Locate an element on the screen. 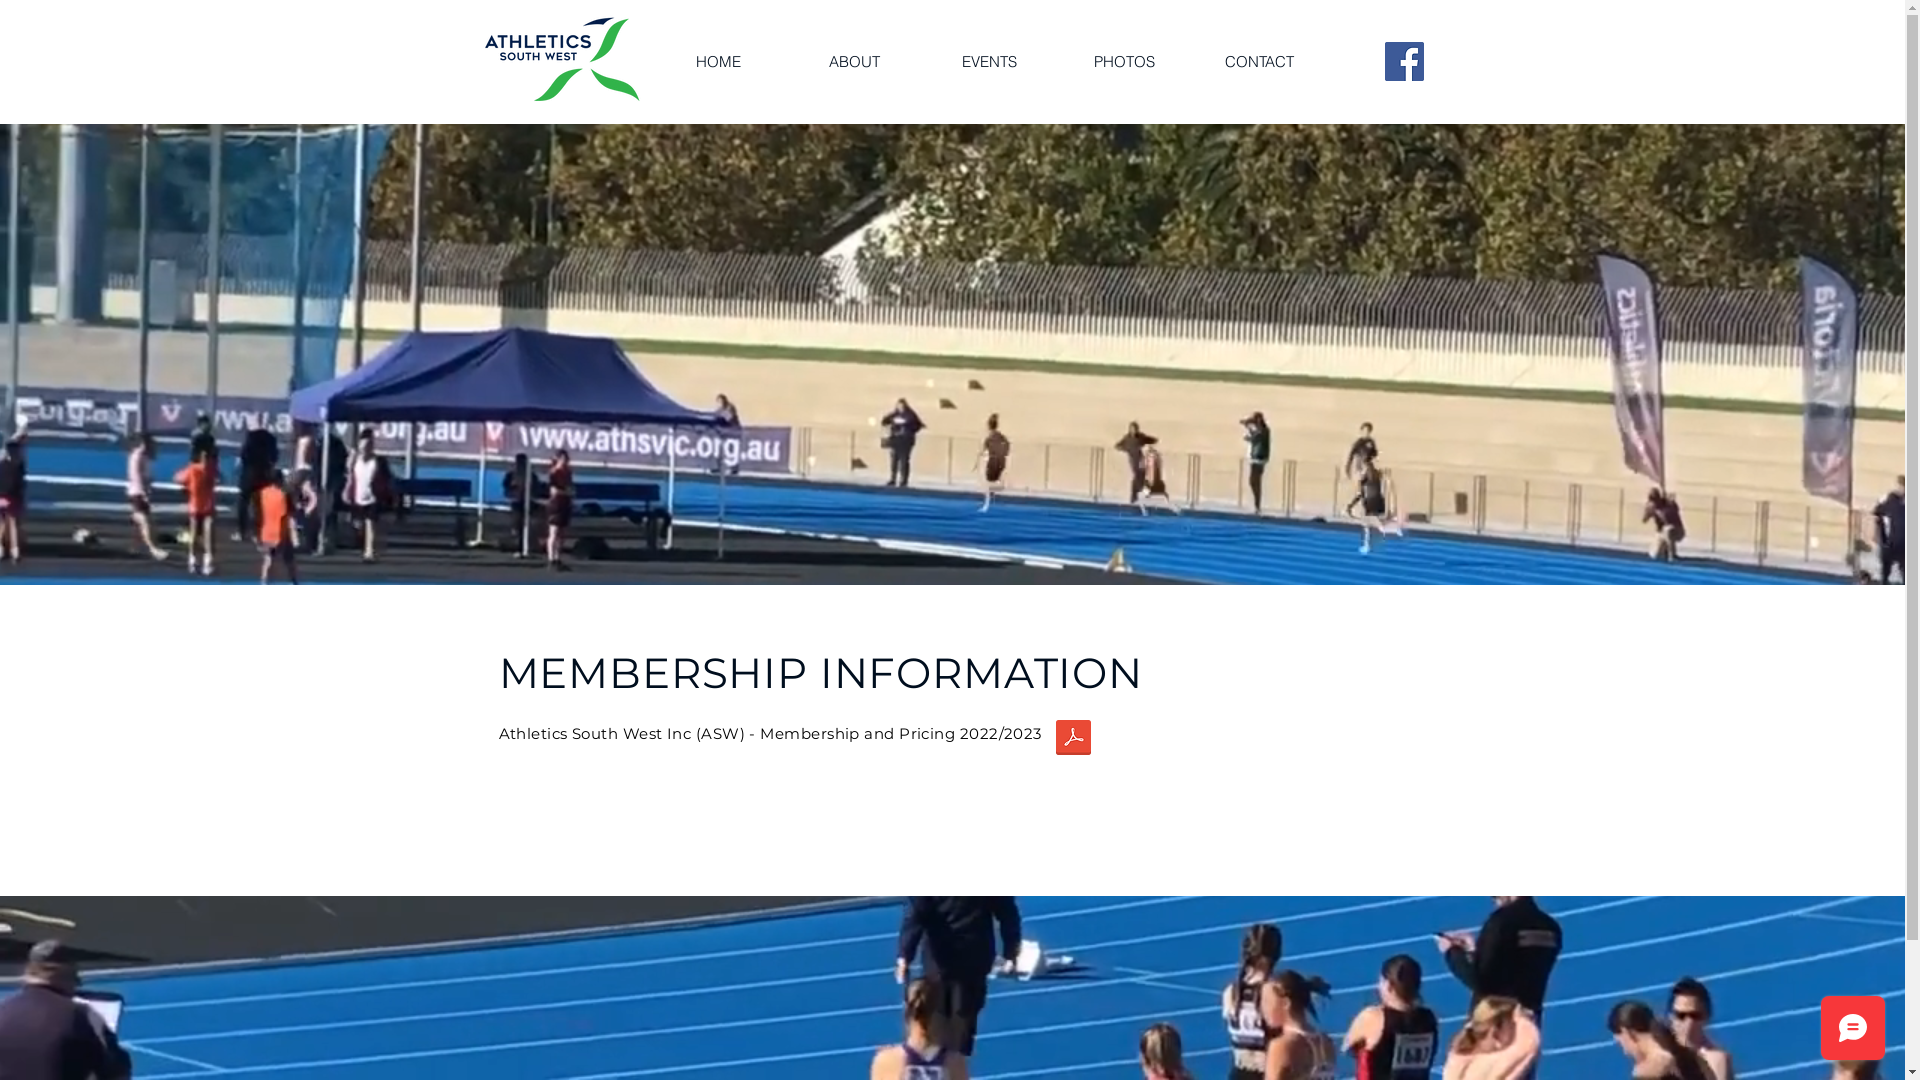  'CONTACT' is located at coordinates (1258, 60).